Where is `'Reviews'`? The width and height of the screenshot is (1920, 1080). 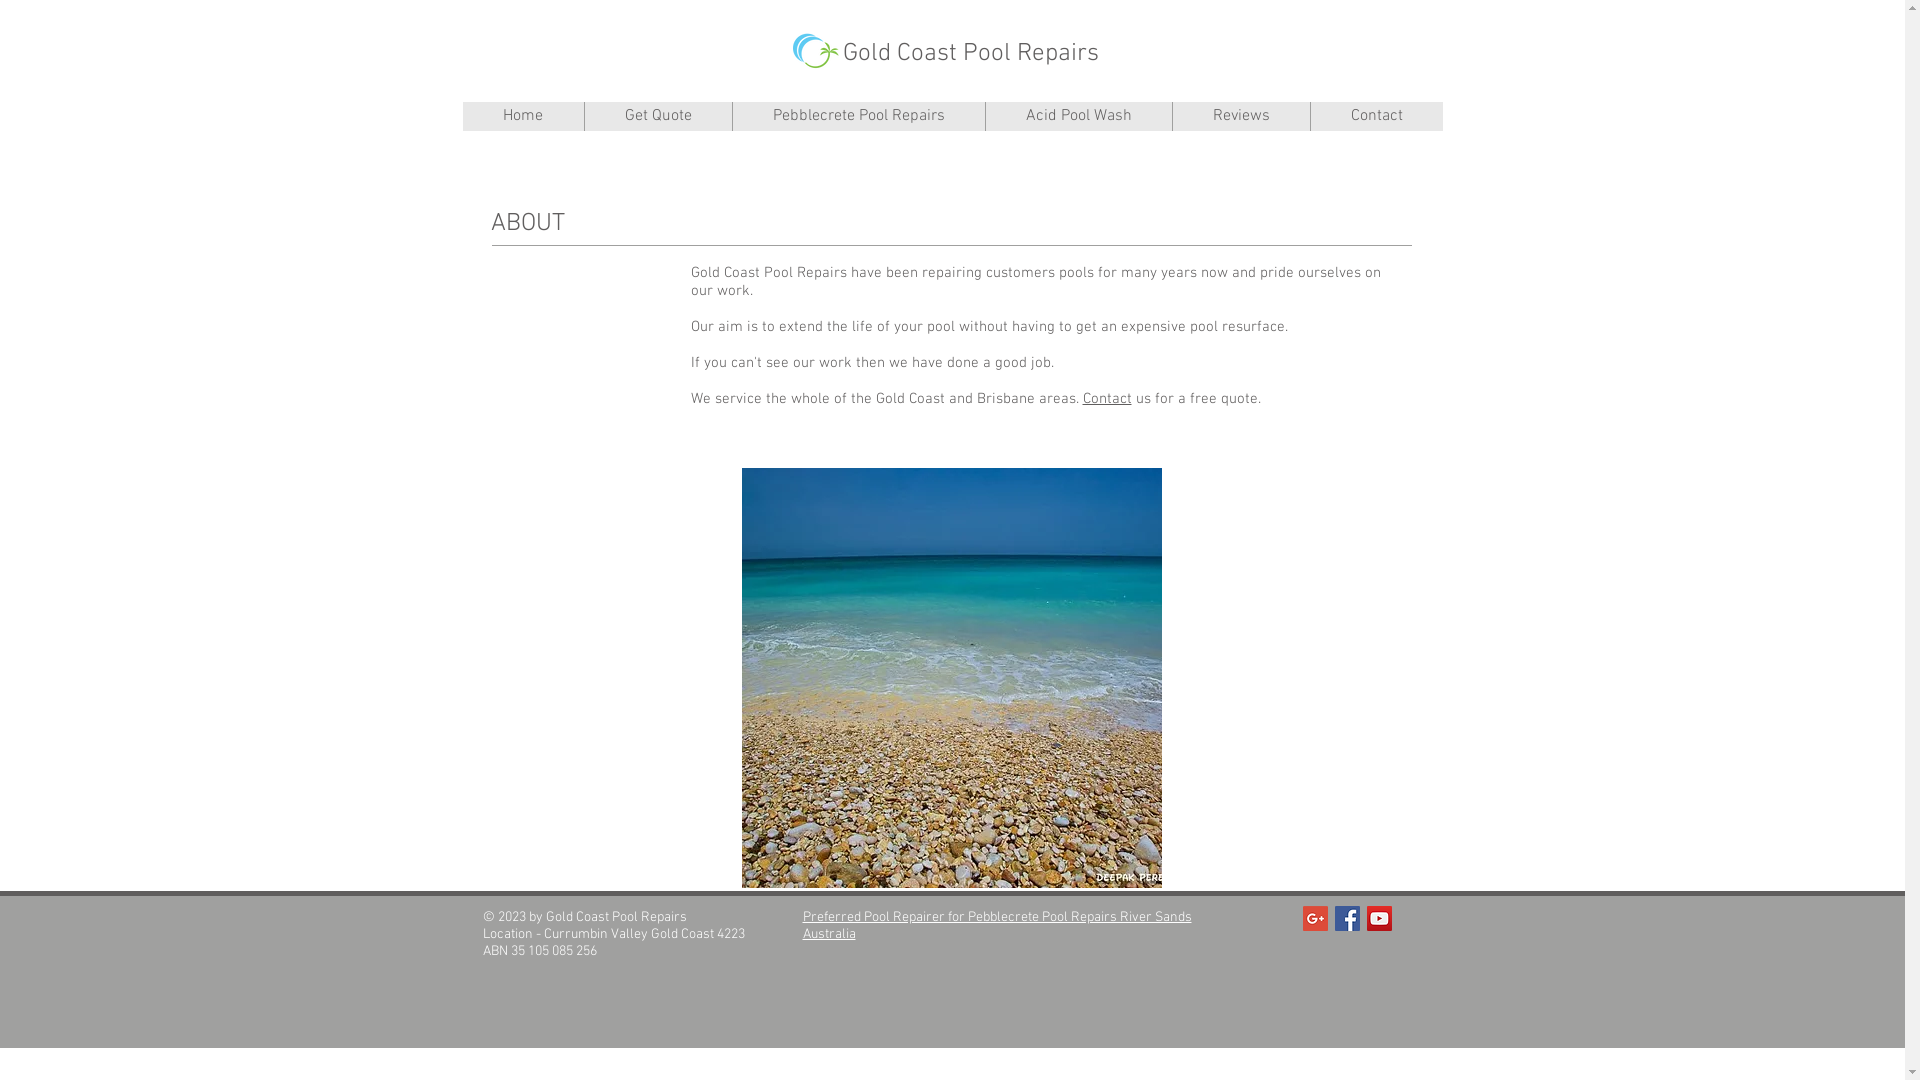 'Reviews' is located at coordinates (1171, 116).